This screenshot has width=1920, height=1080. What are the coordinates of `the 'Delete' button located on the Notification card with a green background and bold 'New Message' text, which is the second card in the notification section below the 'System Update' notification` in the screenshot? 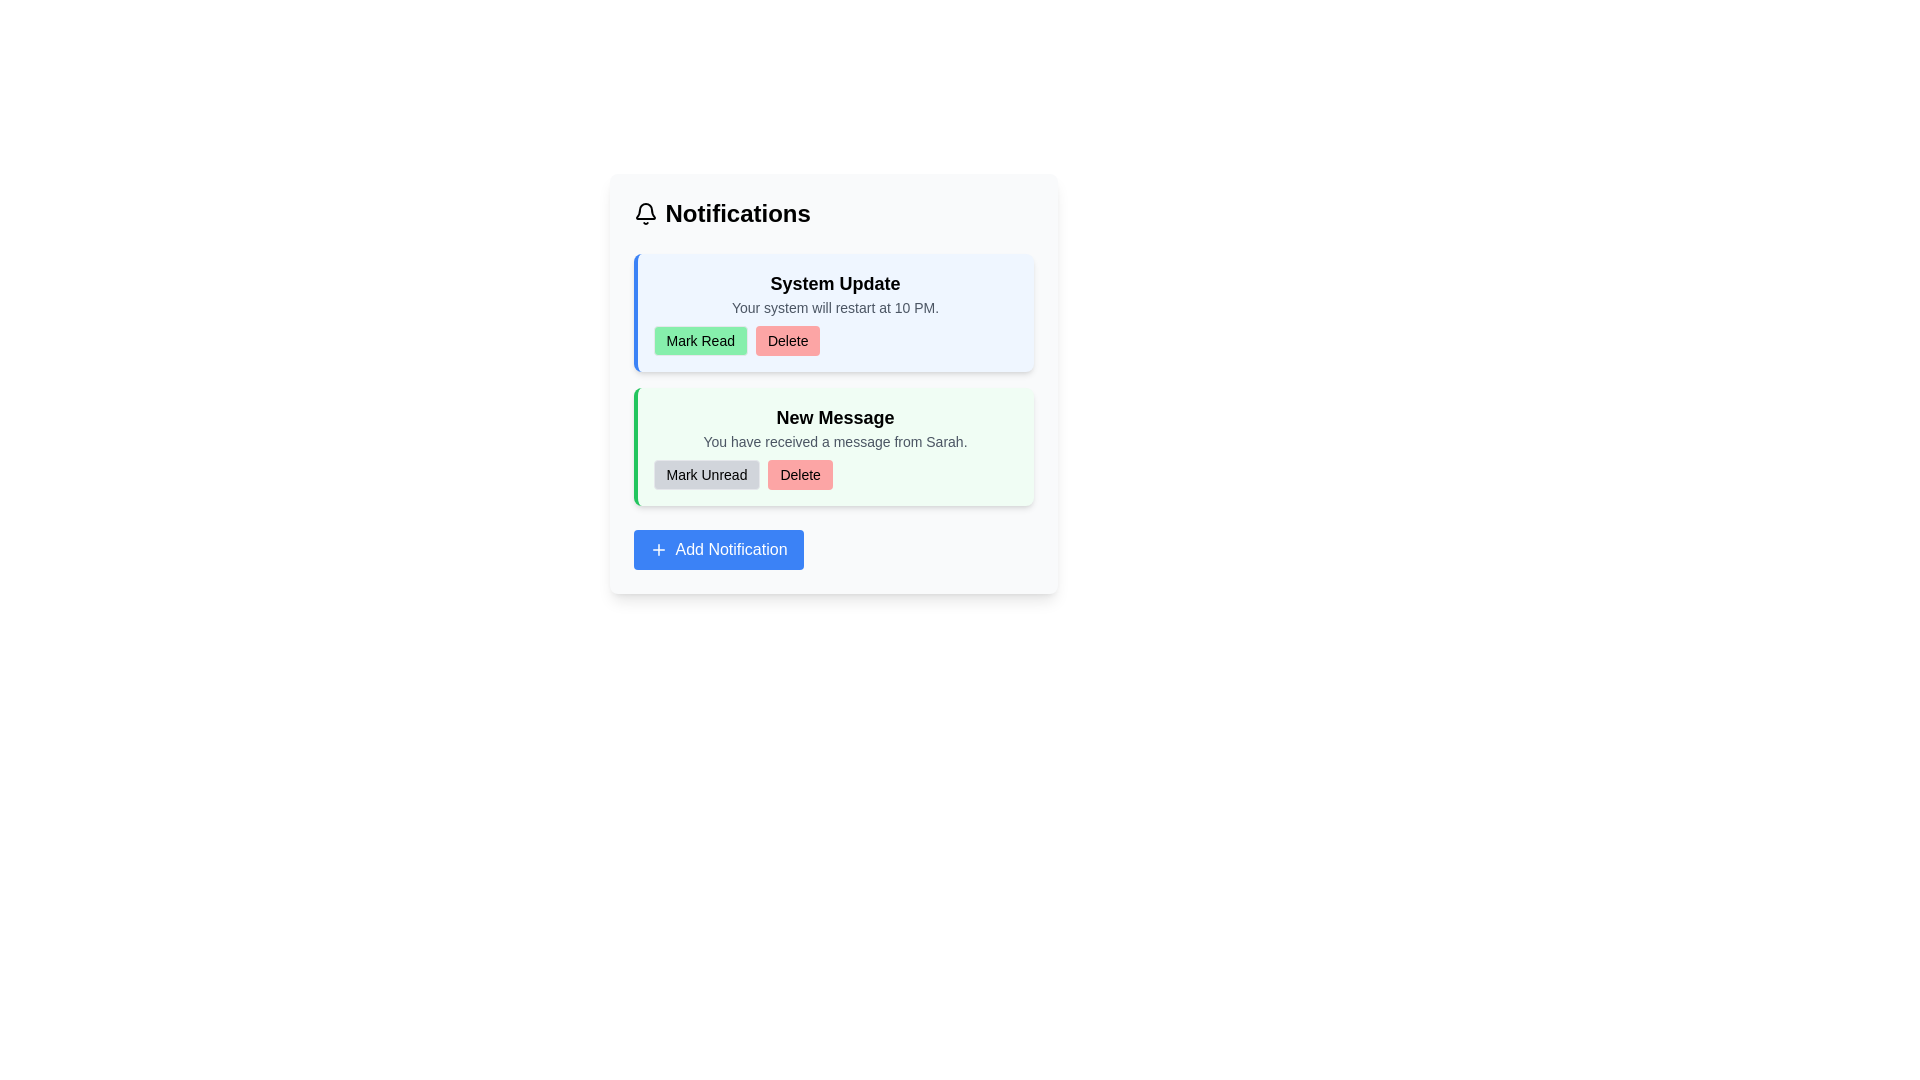 It's located at (833, 446).